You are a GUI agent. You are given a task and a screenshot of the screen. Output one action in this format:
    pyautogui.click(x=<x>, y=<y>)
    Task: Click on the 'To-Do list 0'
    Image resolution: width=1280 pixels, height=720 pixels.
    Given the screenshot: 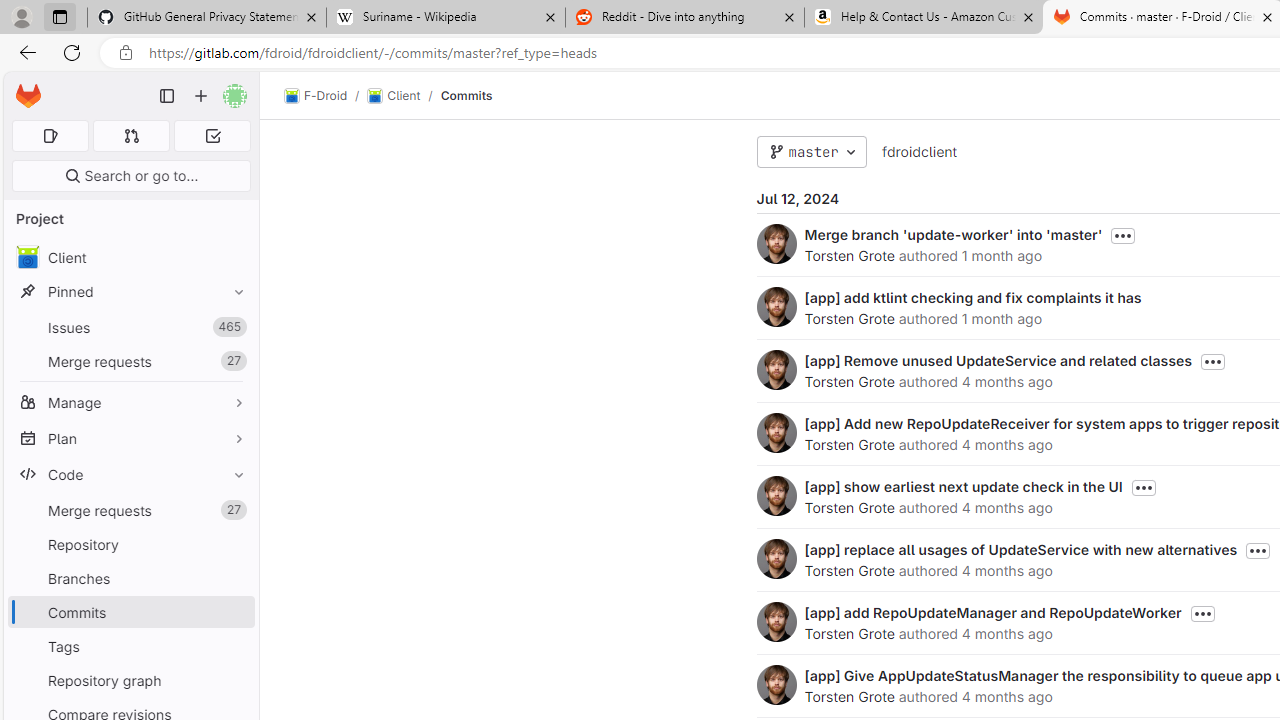 What is the action you would take?
    pyautogui.click(x=212, y=135)
    